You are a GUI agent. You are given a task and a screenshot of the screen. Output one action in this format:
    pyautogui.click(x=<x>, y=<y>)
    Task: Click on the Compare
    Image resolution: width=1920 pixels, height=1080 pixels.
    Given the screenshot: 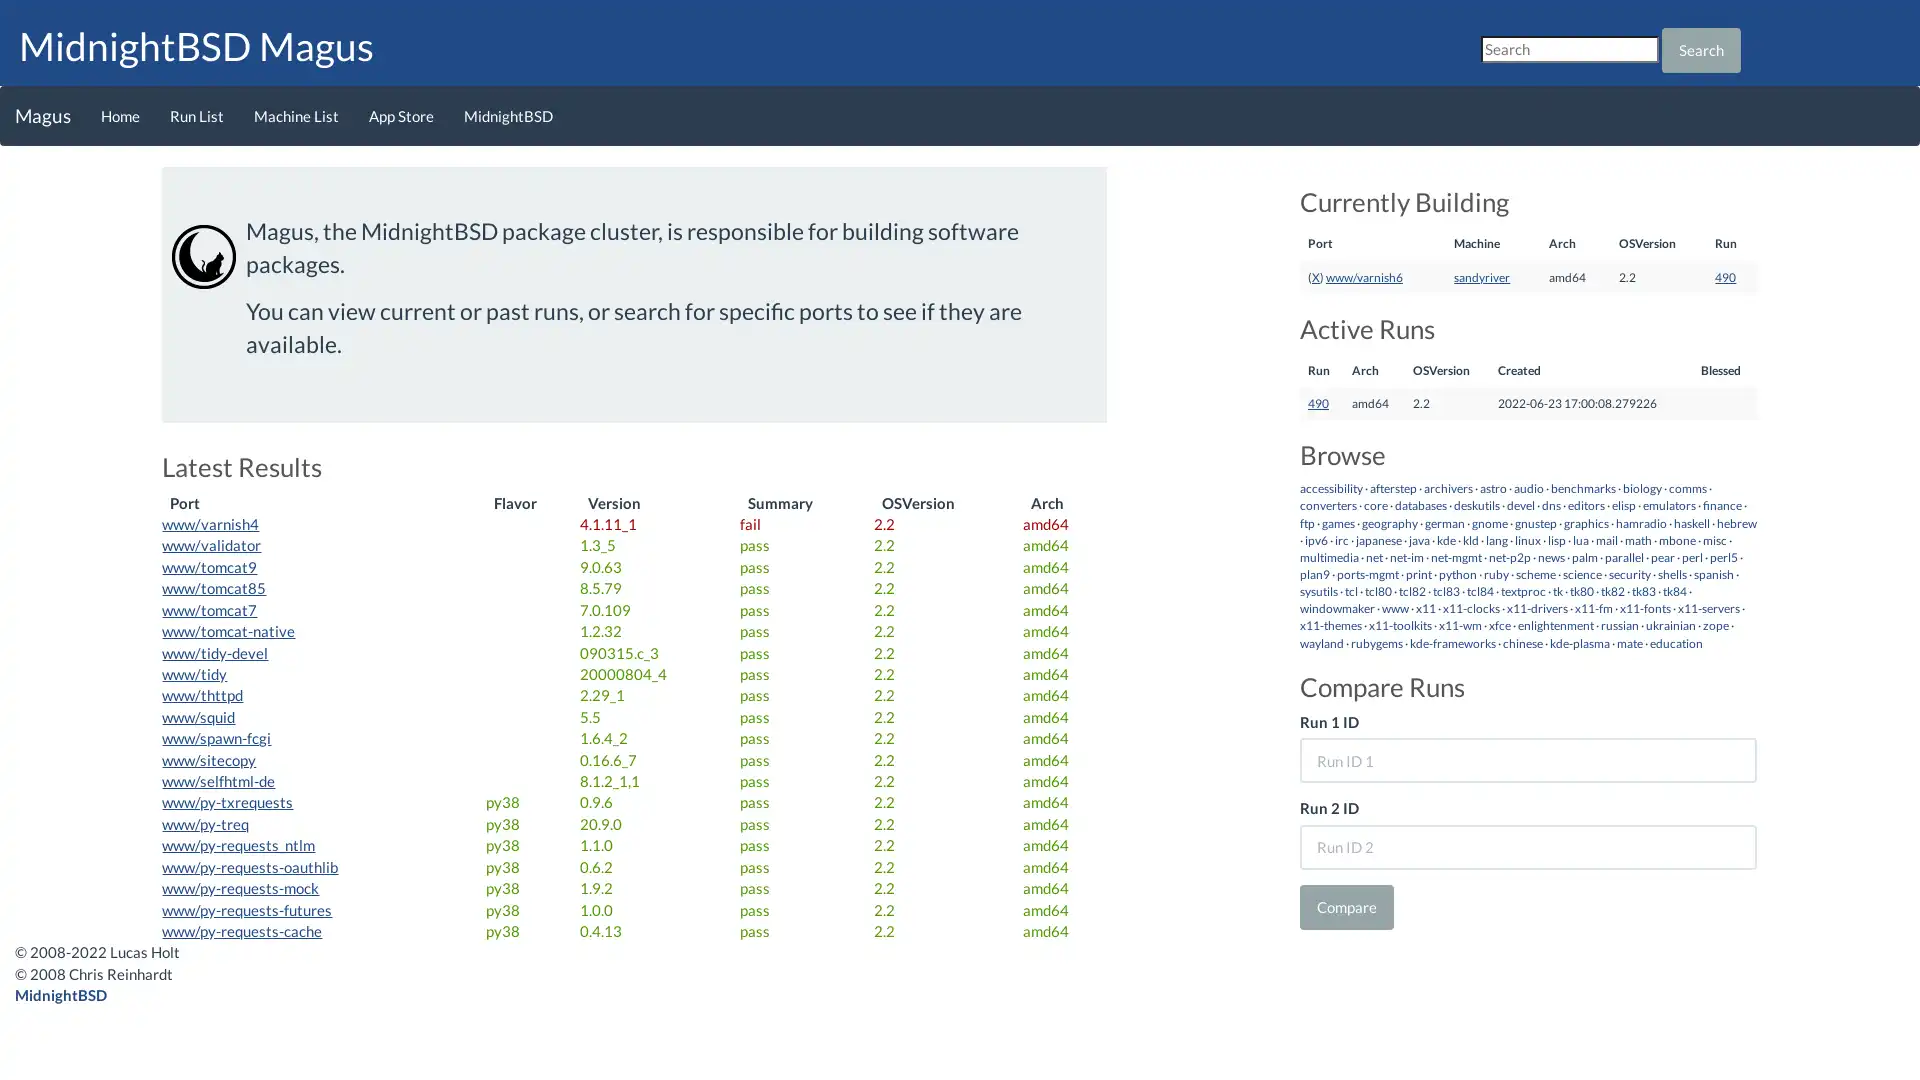 What is the action you would take?
    pyautogui.click(x=1345, y=906)
    